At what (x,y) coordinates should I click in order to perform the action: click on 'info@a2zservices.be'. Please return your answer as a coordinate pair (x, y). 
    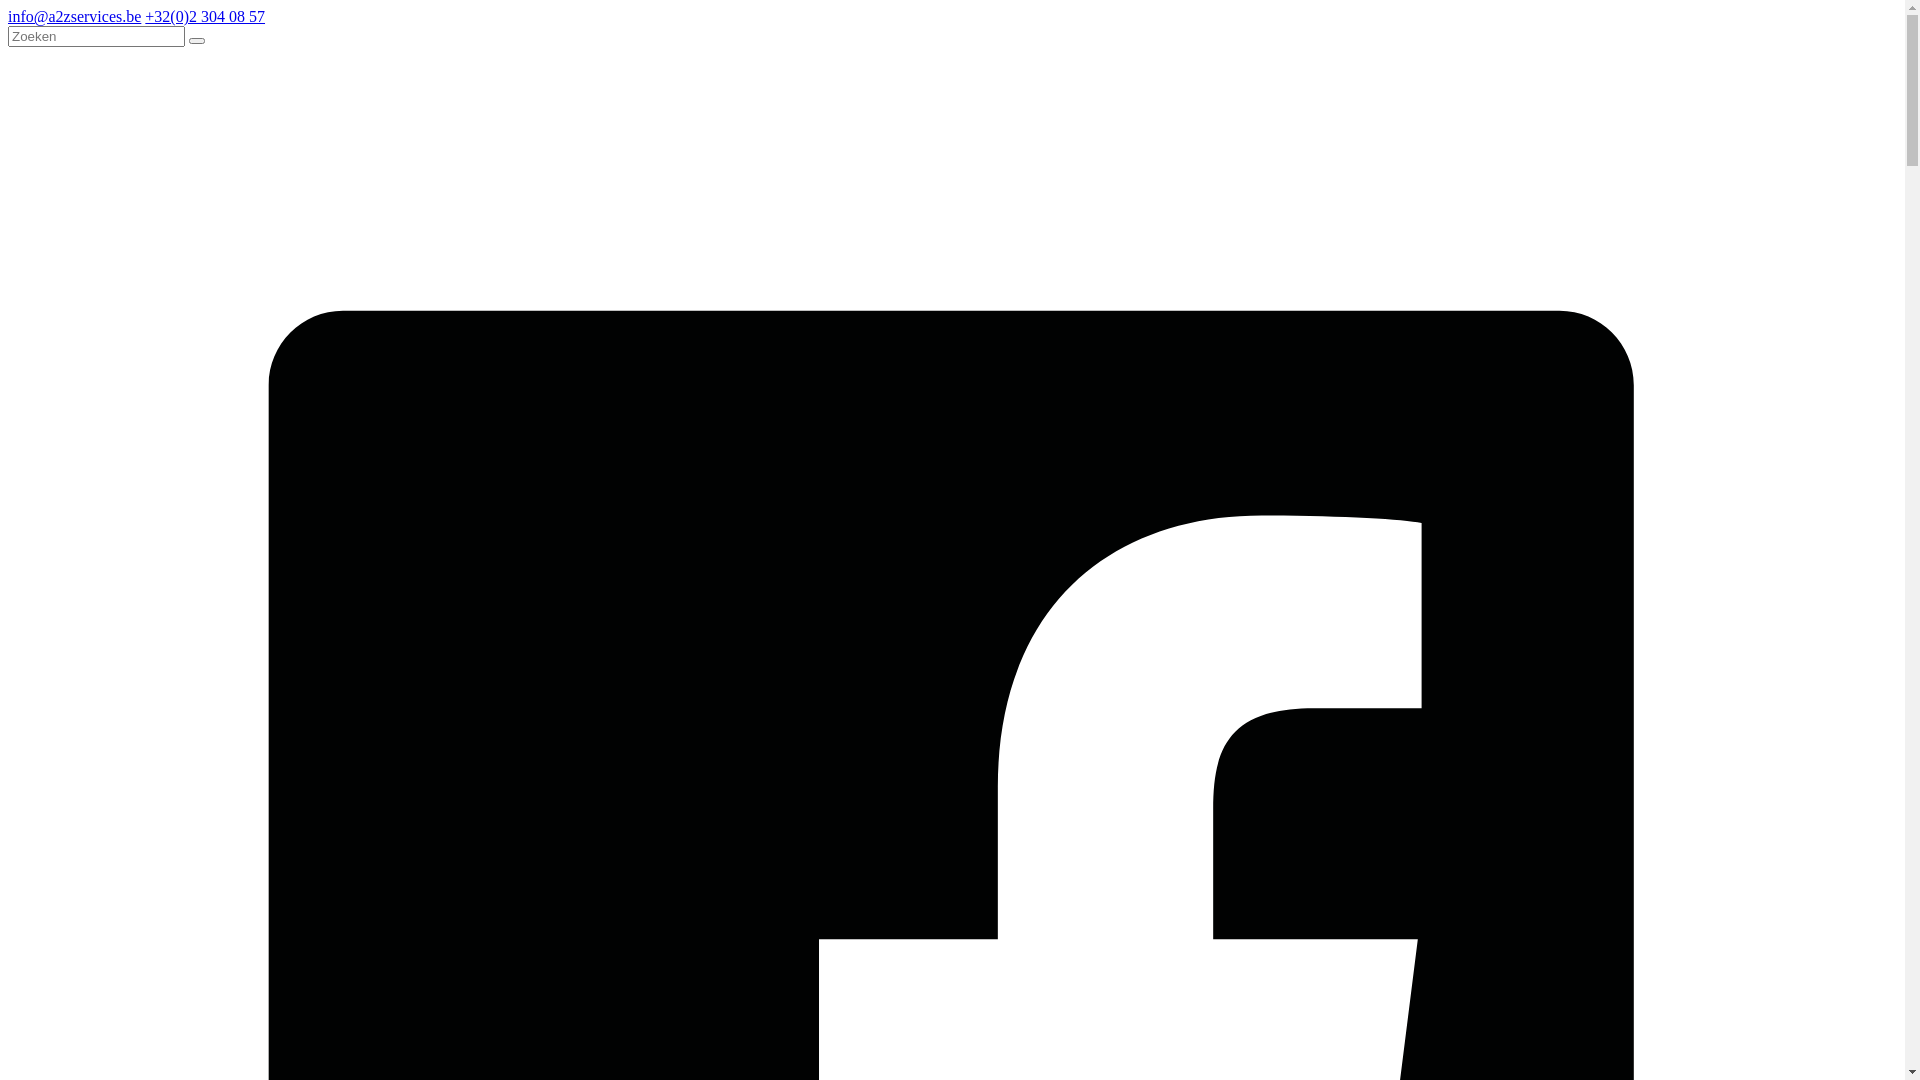
    Looking at the image, I should click on (8, 16).